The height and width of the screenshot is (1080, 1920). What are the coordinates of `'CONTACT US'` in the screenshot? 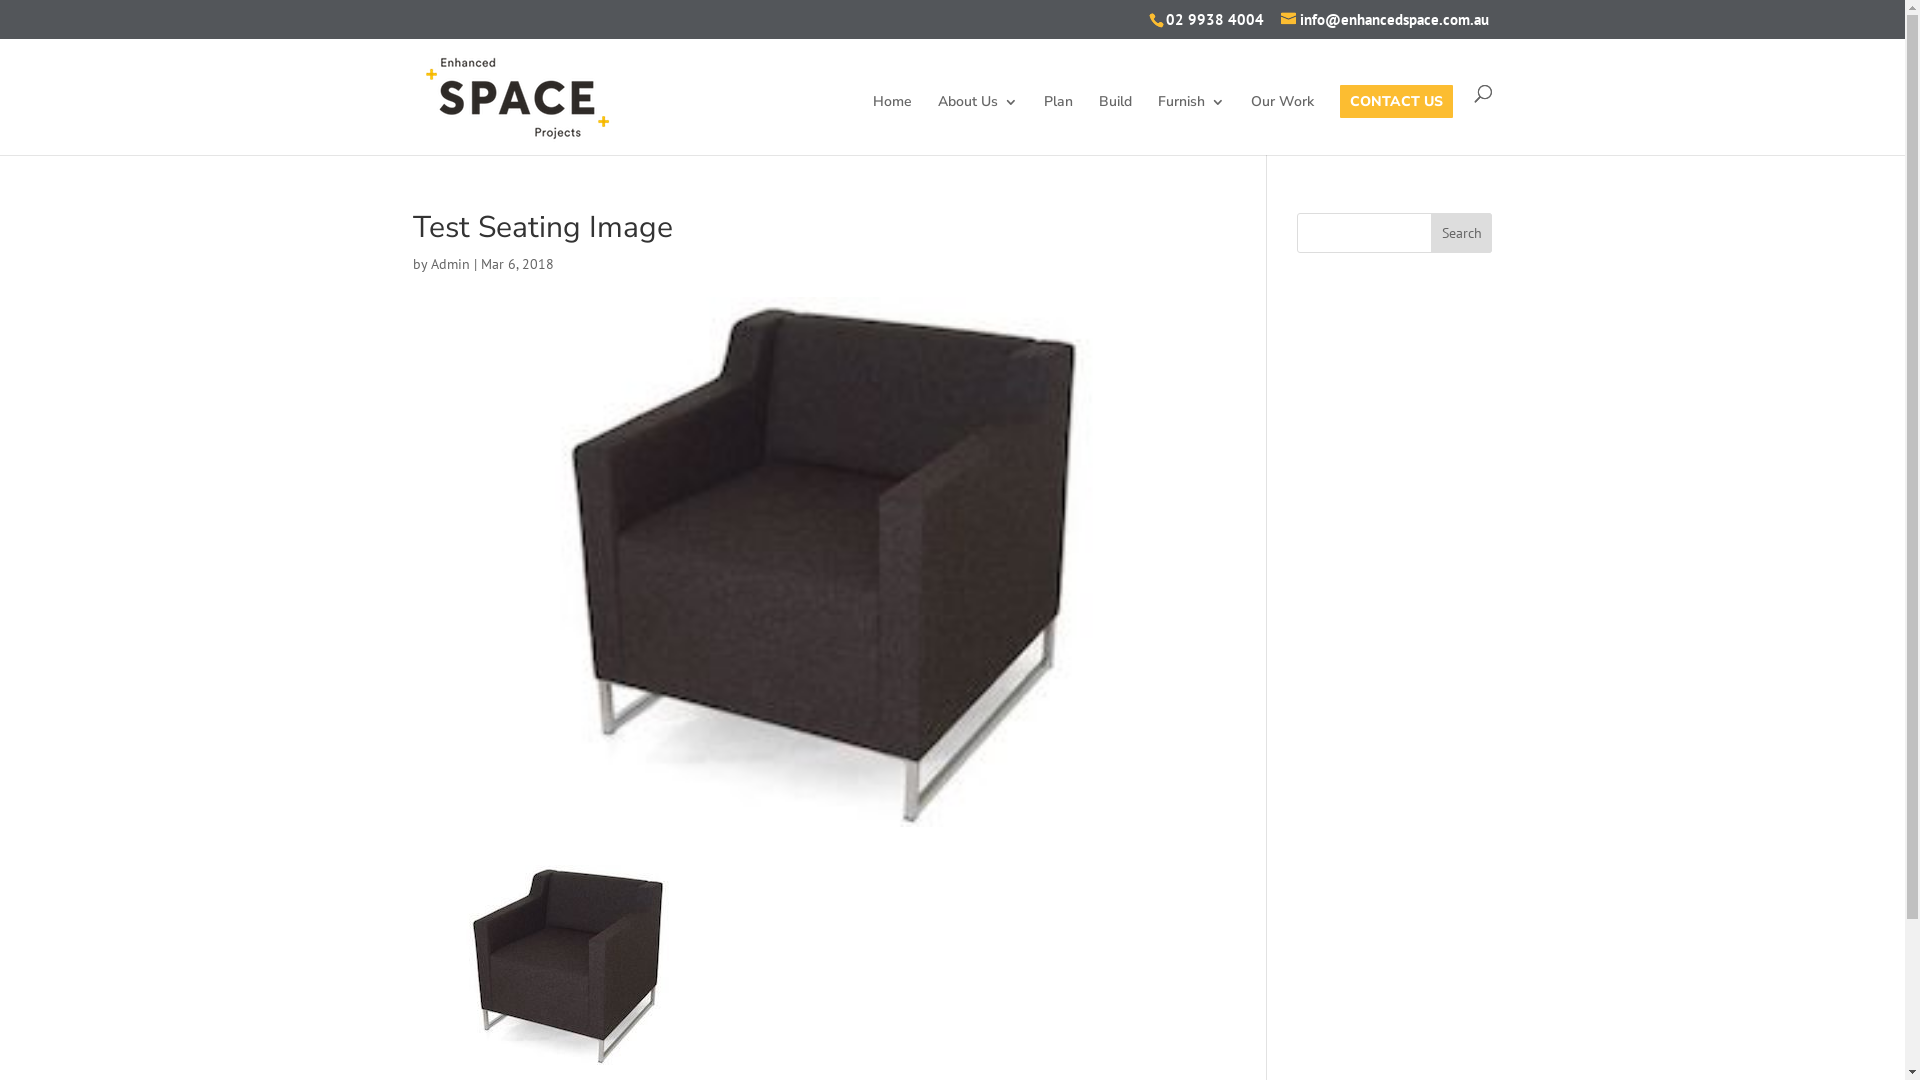 It's located at (1395, 123).